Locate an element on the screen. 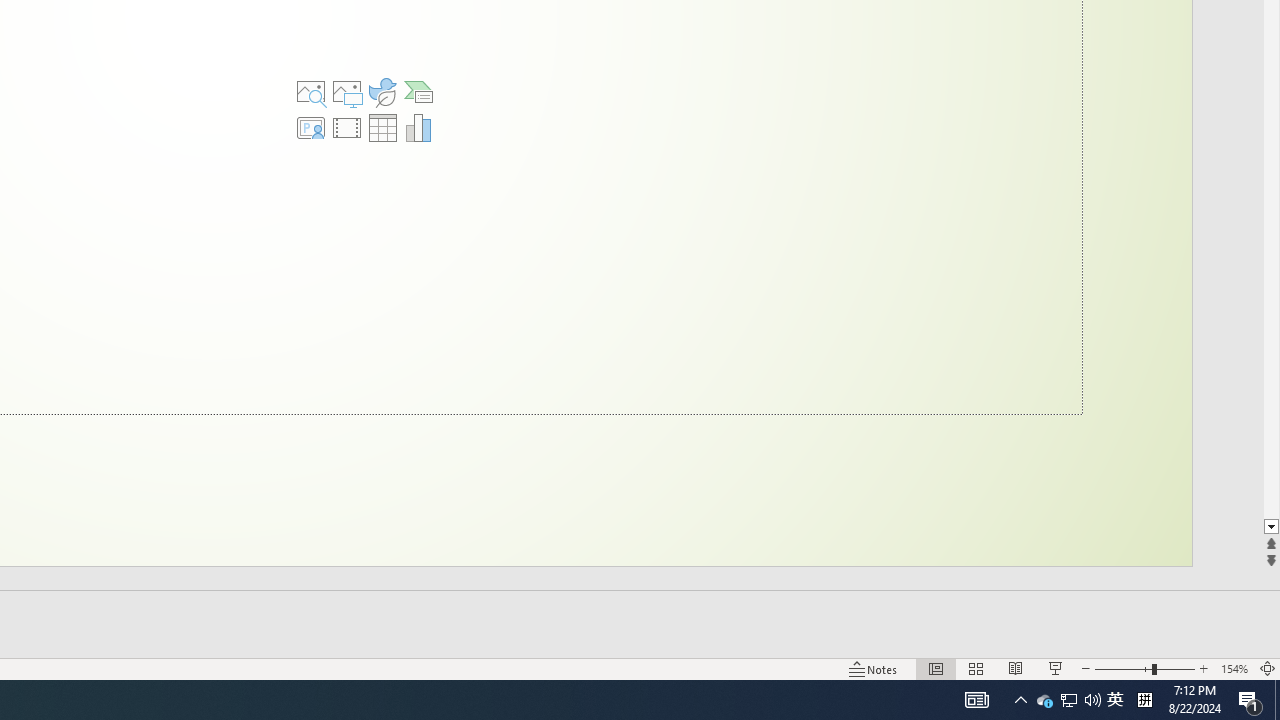 This screenshot has width=1280, height=720. 'Insert Video' is located at coordinates (347, 128).